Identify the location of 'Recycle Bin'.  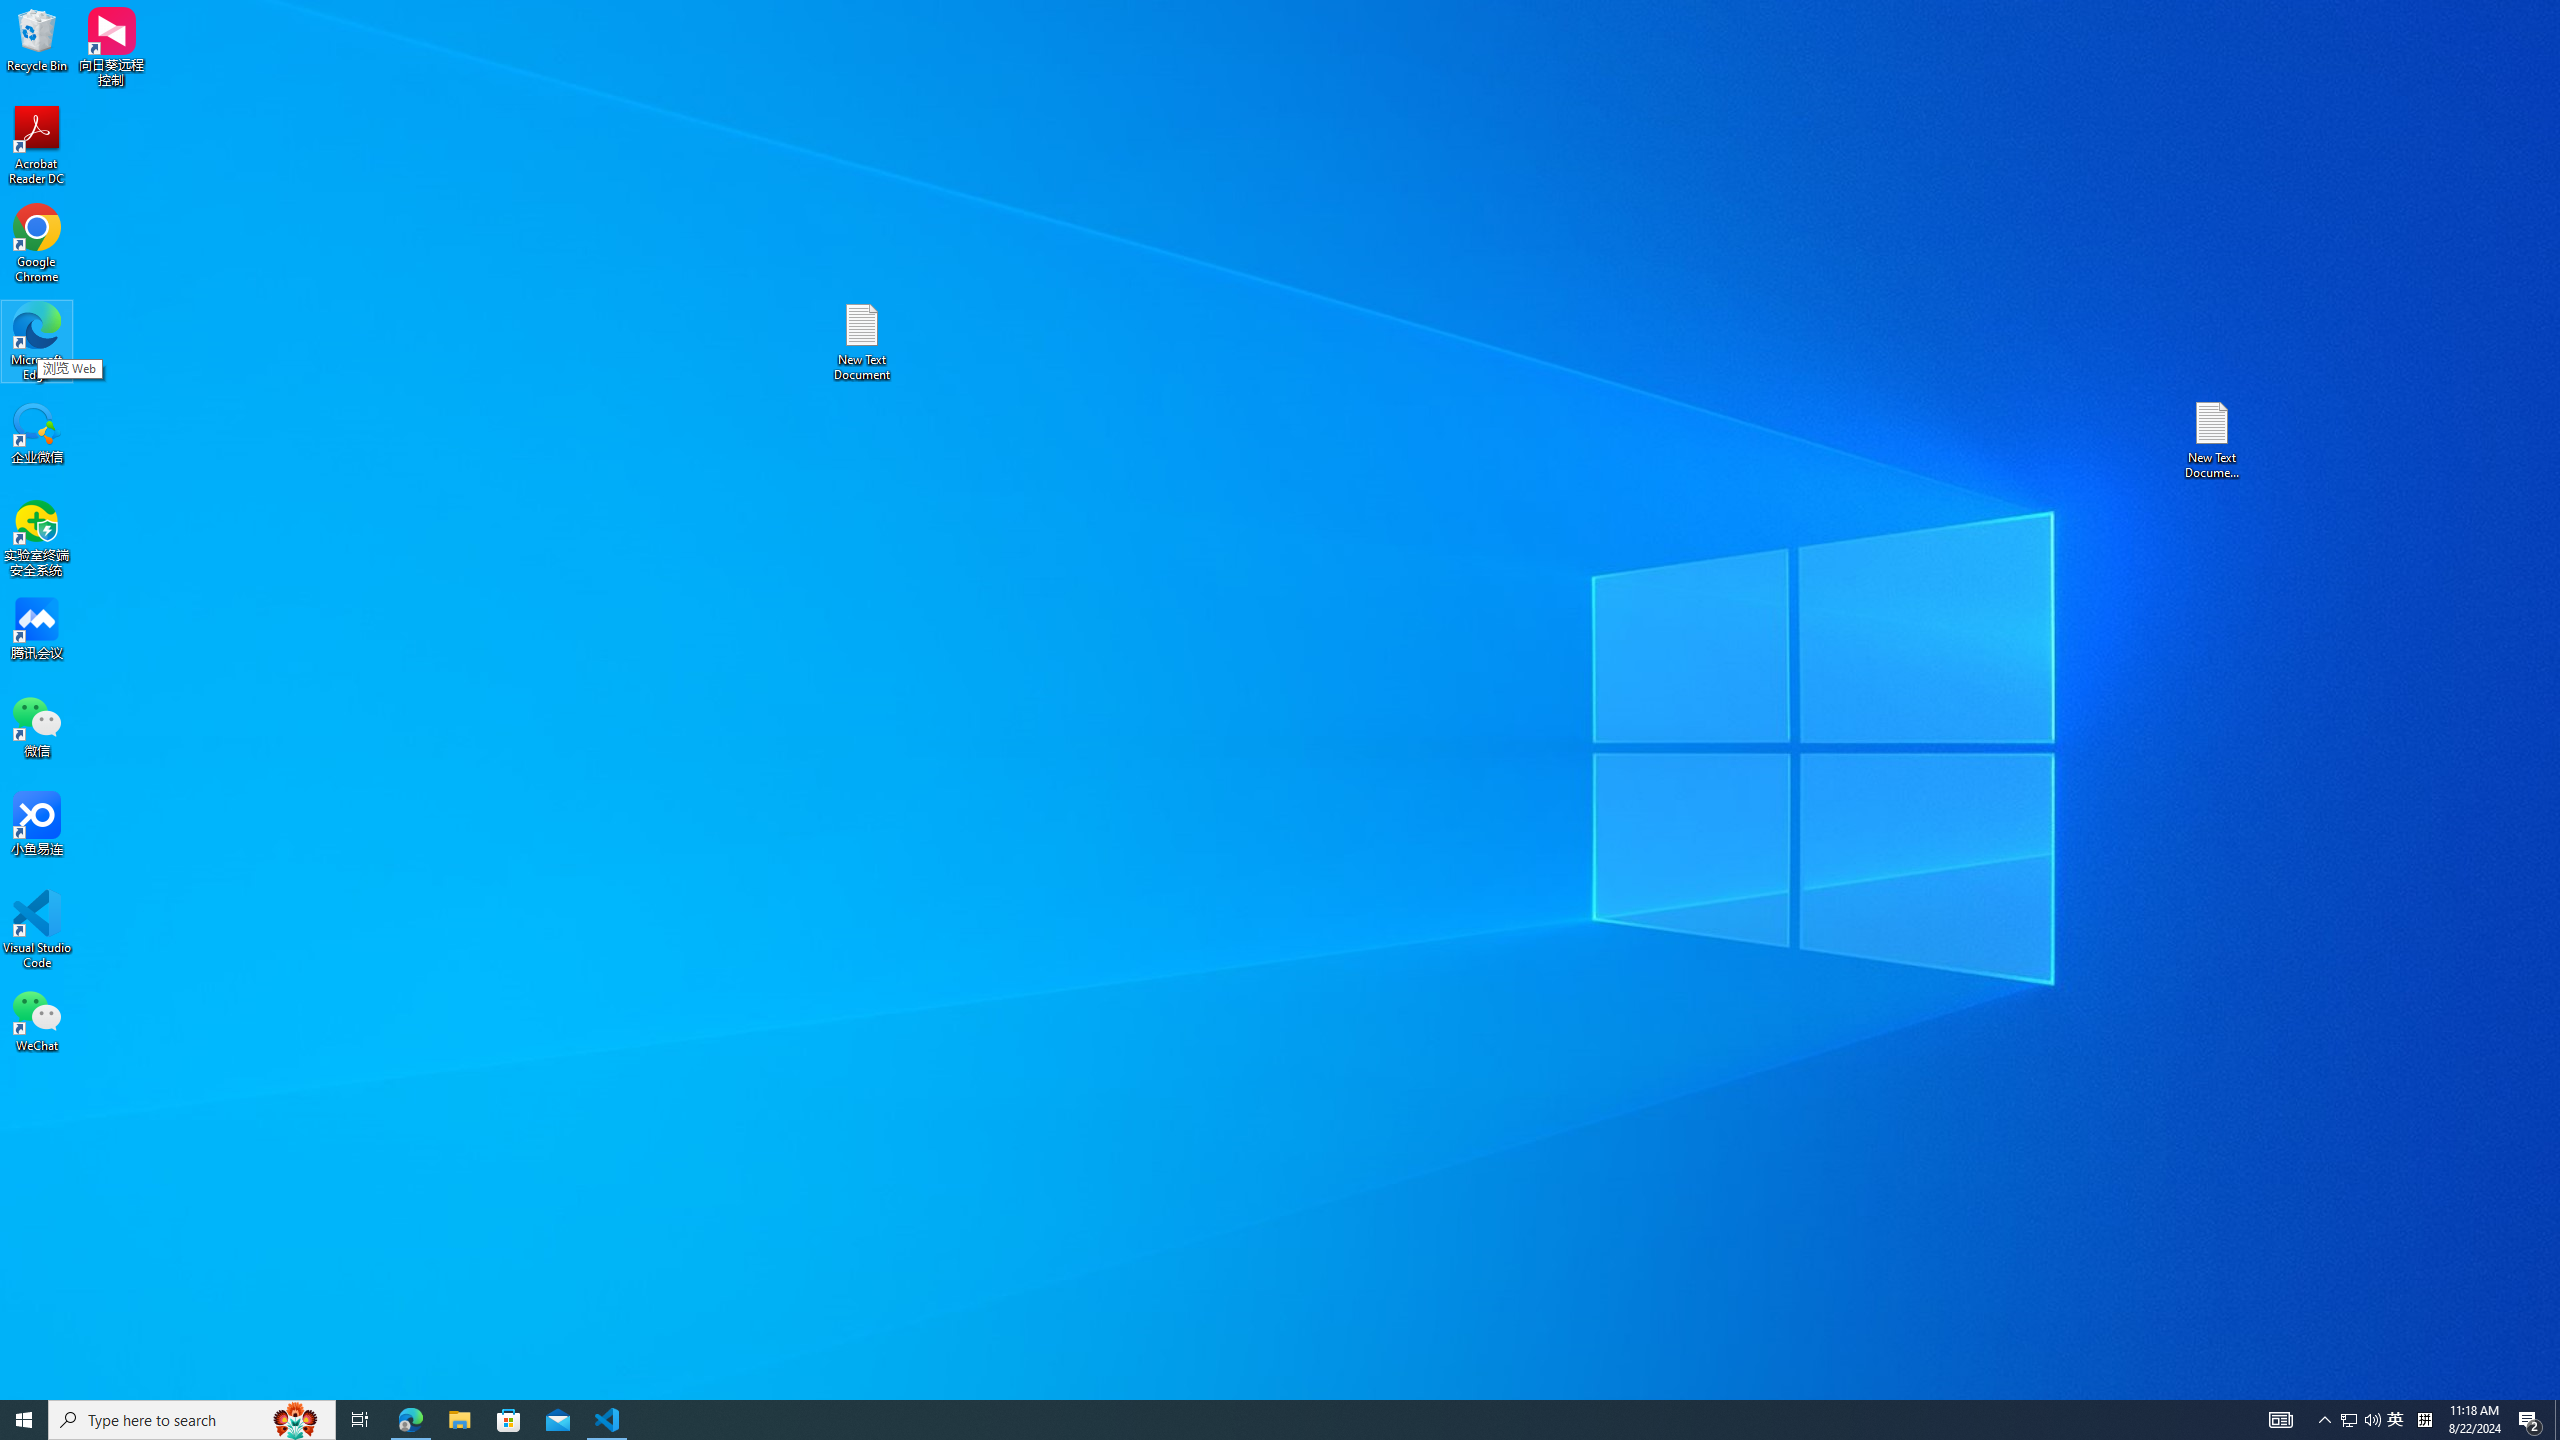
(36, 38).